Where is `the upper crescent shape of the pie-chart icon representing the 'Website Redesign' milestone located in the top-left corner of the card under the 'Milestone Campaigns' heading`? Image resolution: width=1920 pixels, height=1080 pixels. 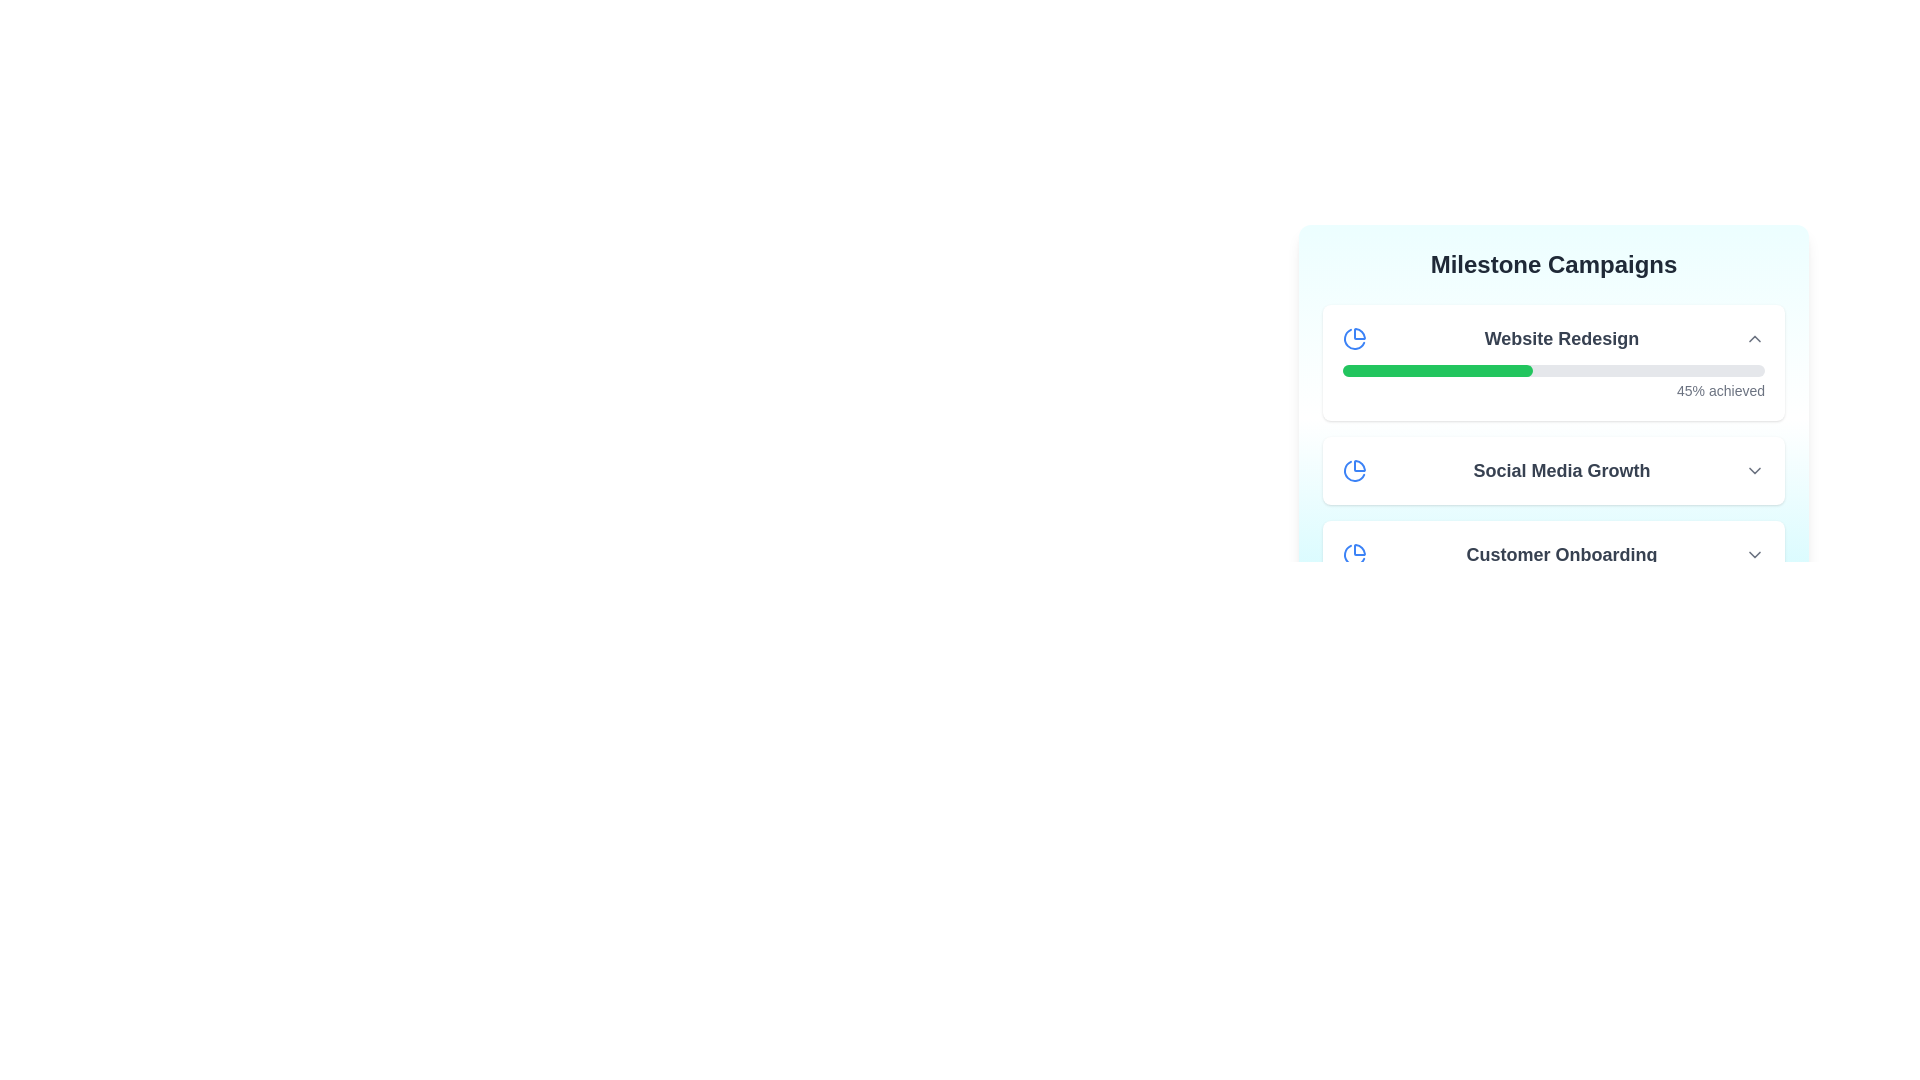 the upper crescent shape of the pie-chart icon representing the 'Website Redesign' milestone located in the top-left corner of the card under the 'Milestone Campaigns' heading is located at coordinates (1359, 333).